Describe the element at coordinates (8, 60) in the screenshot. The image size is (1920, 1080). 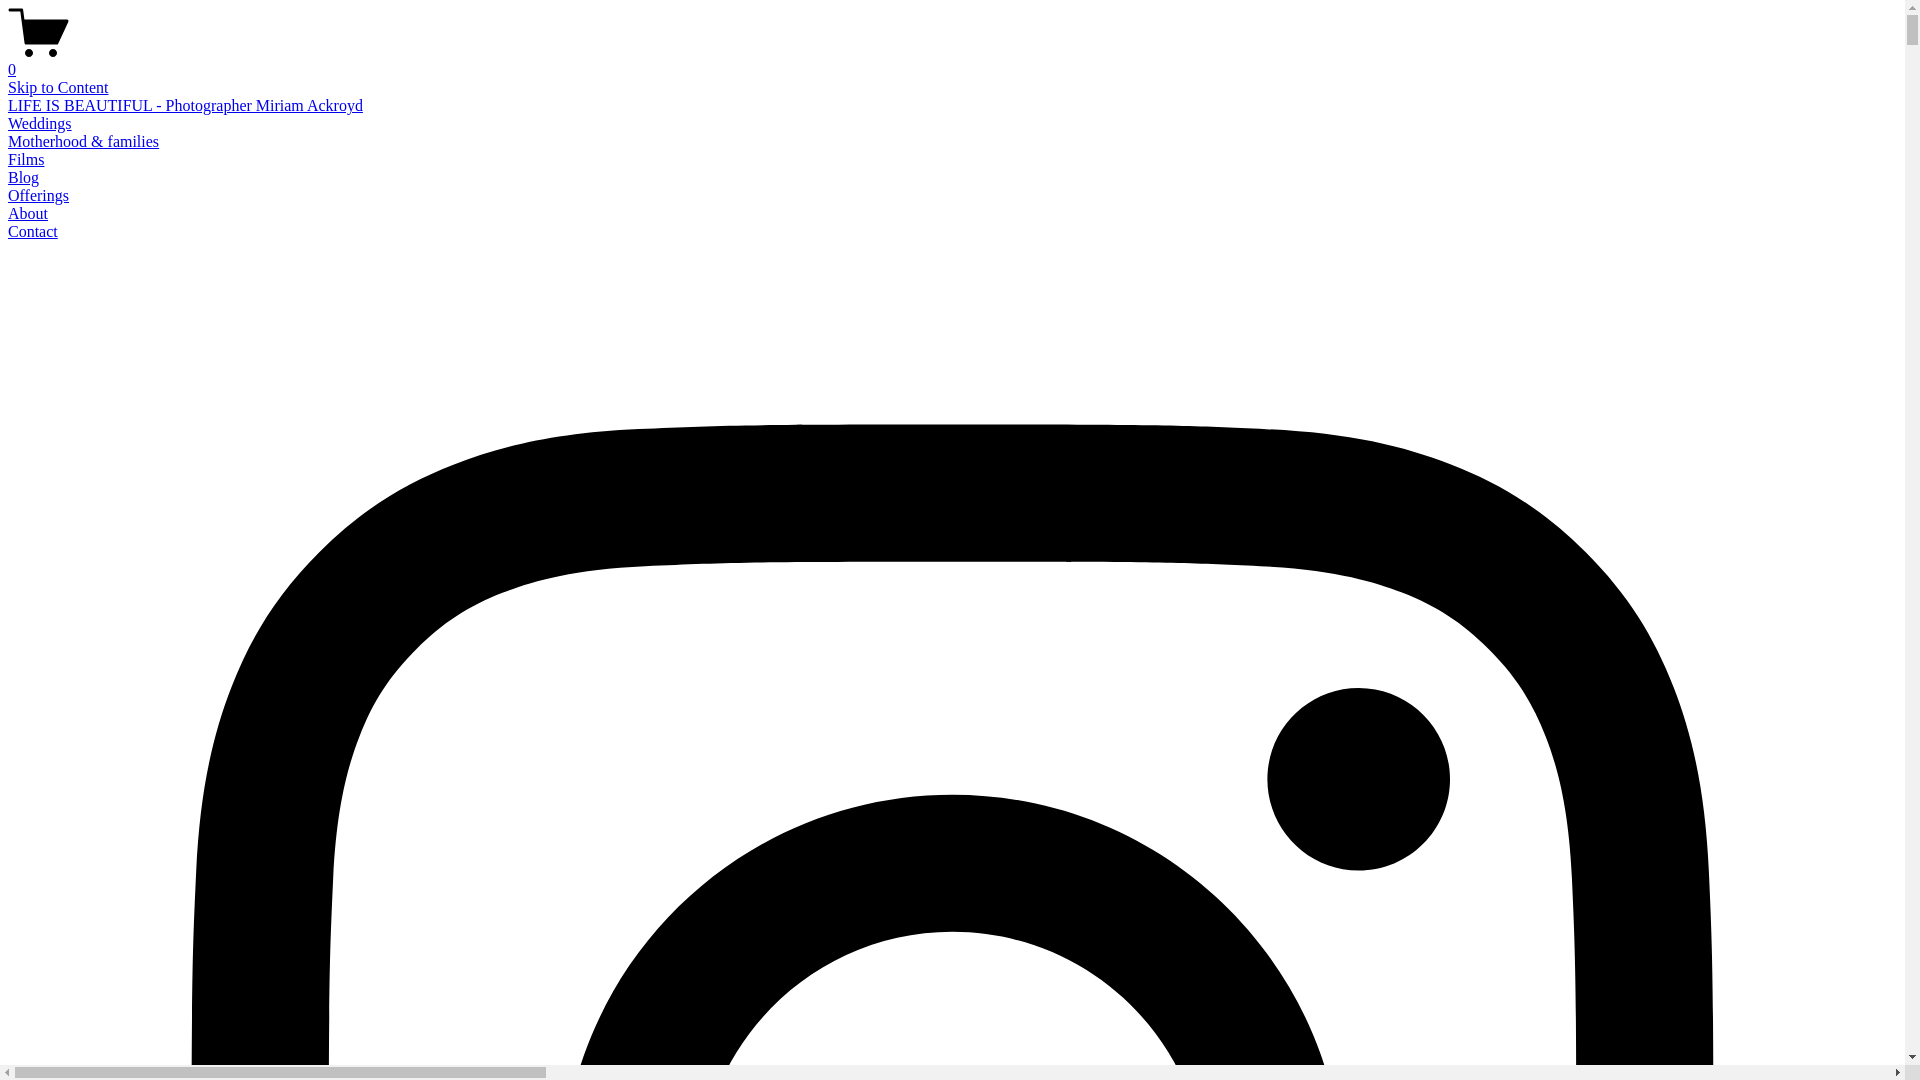
I see `'0'` at that location.